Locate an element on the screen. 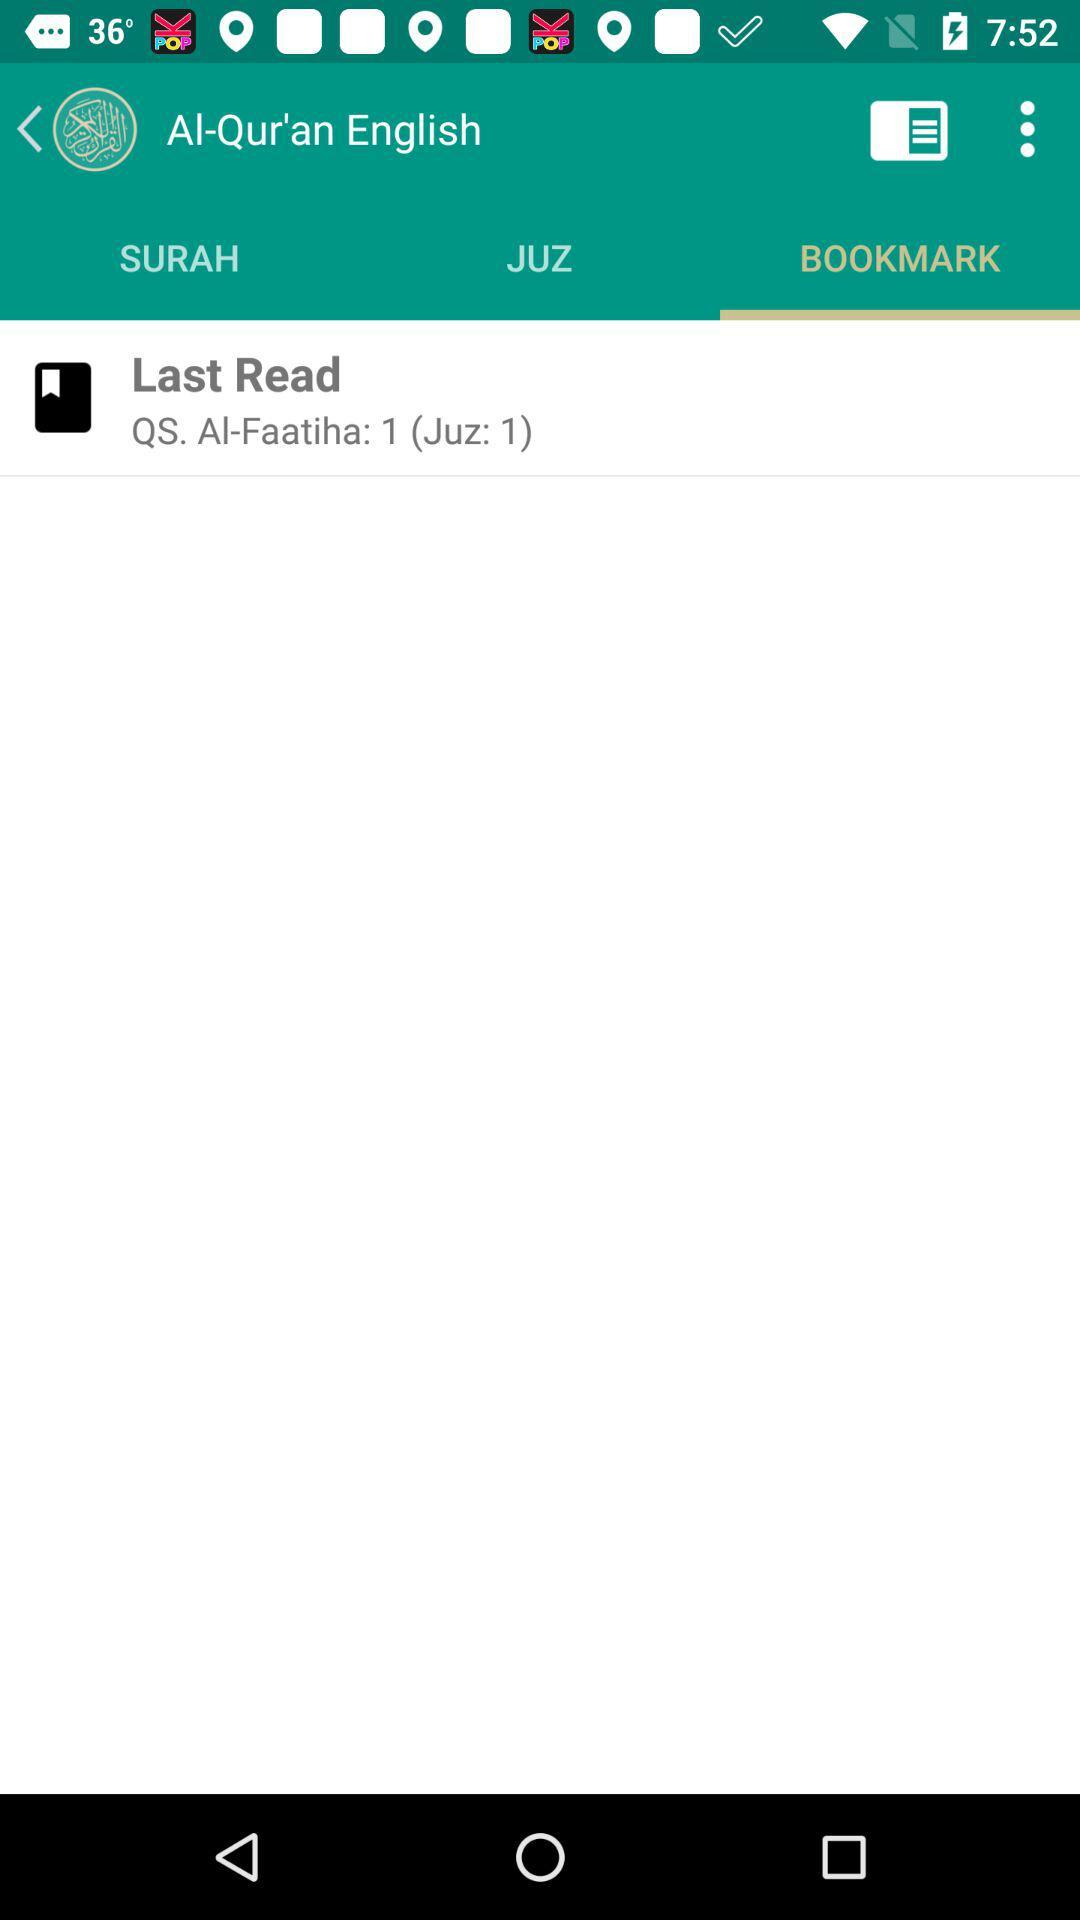 The height and width of the screenshot is (1920, 1080). open menu is located at coordinates (1027, 127).